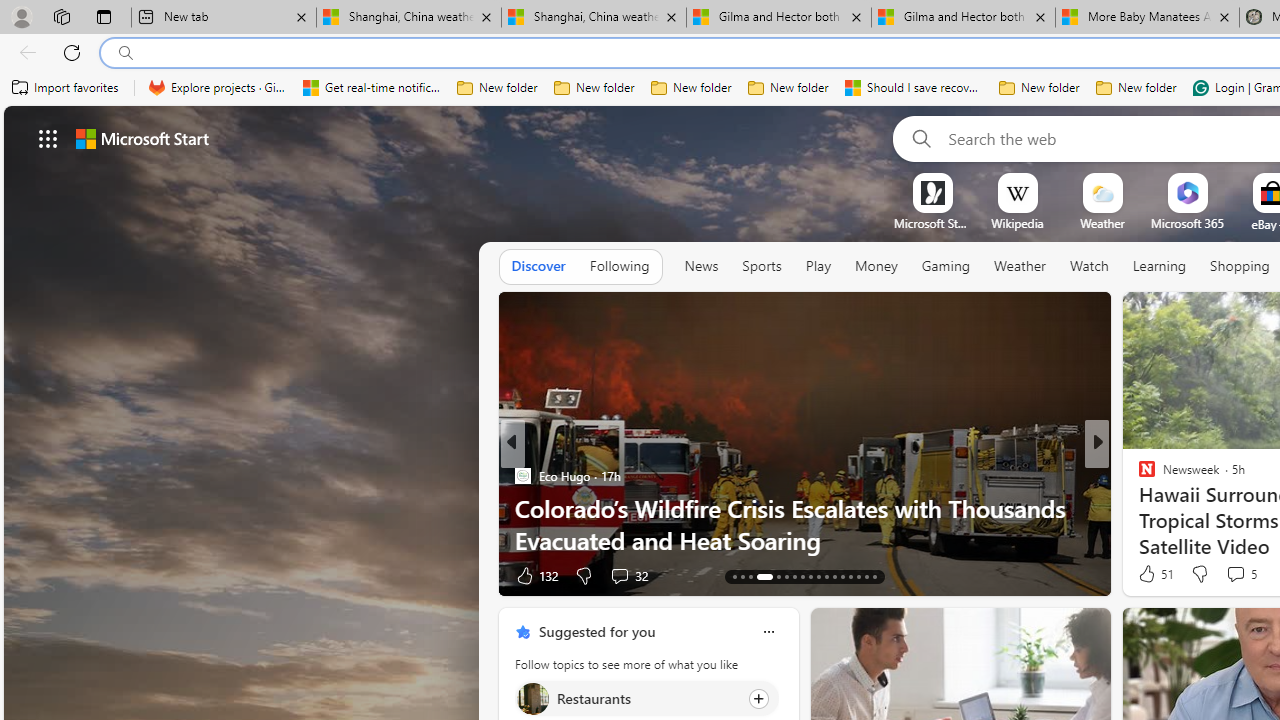 The height and width of the screenshot is (720, 1280). What do you see at coordinates (1149, 575) in the screenshot?
I see `'11 Like'` at bounding box center [1149, 575].